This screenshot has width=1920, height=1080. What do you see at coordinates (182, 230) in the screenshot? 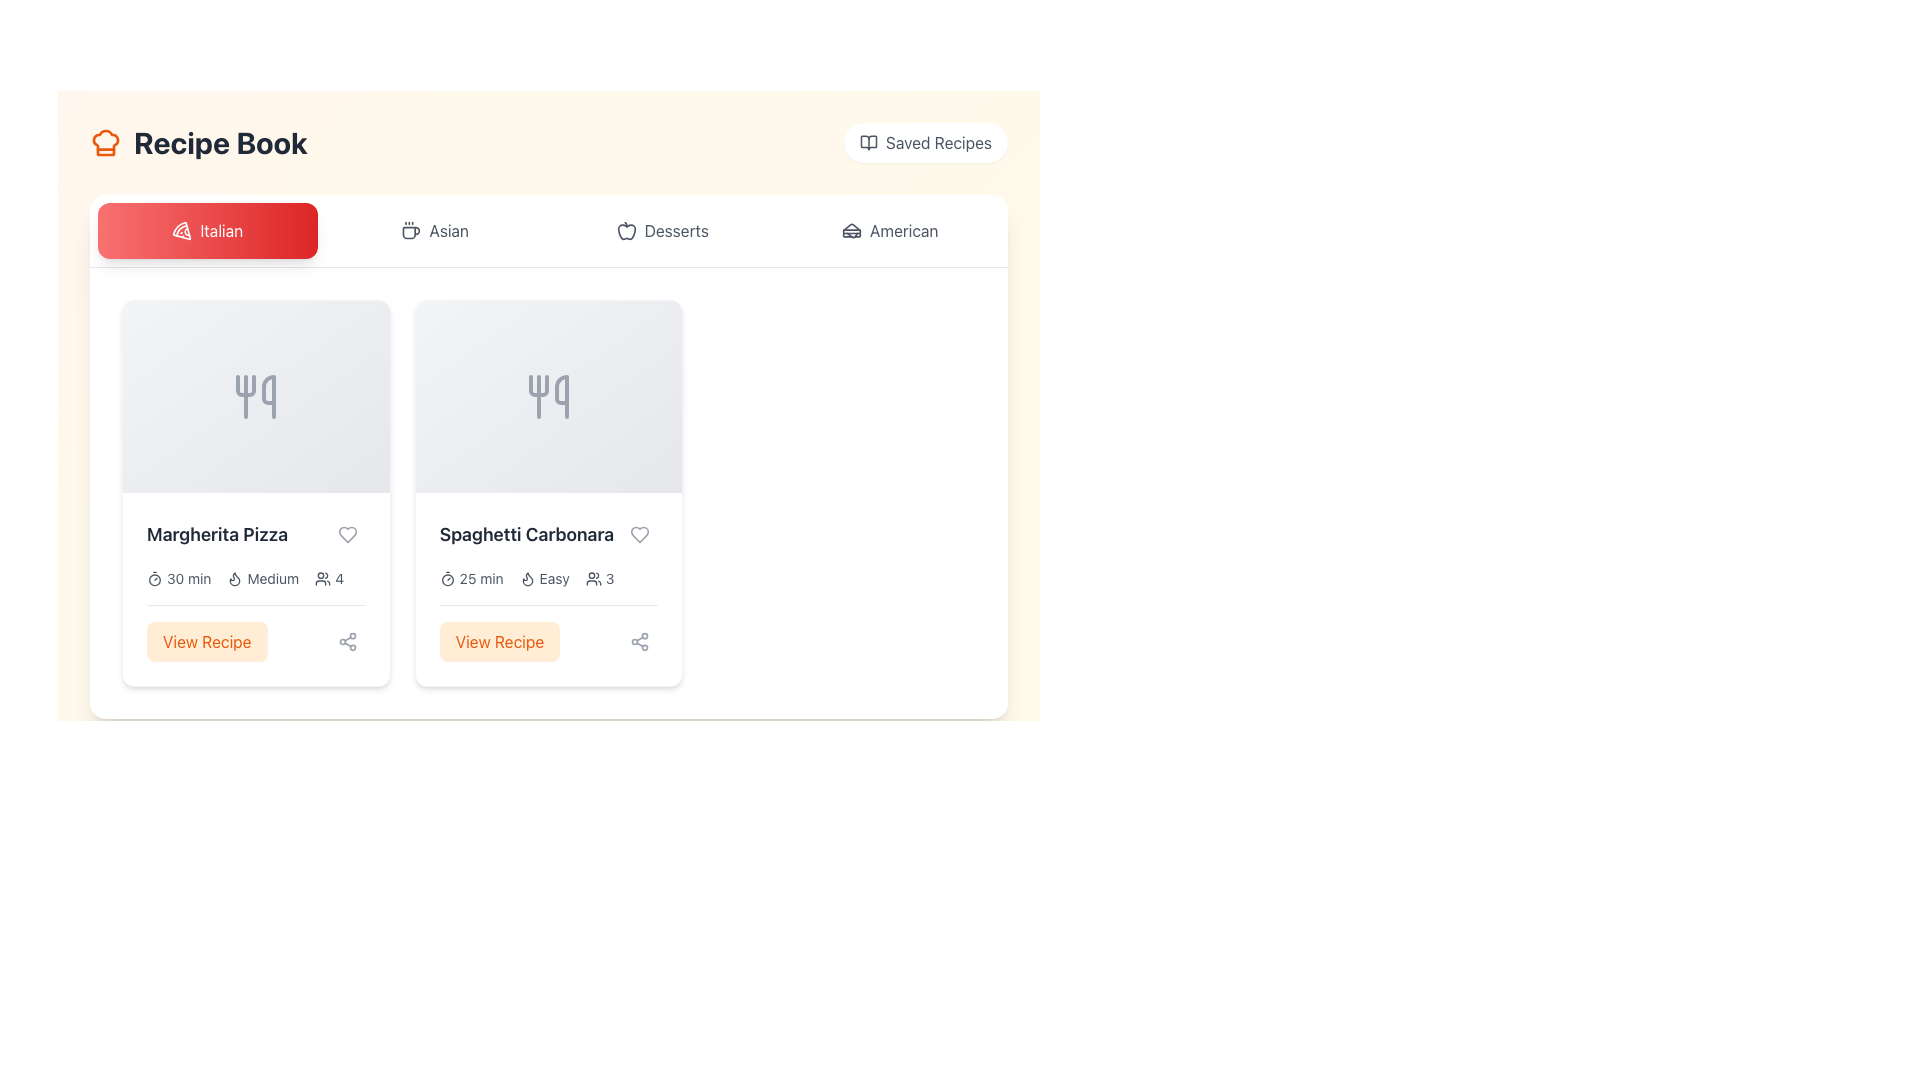
I see `the stylized pizza slice icon located in the top-left segment of the navigation bar, next to the 'Italian' tab` at bounding box center [182, 230].